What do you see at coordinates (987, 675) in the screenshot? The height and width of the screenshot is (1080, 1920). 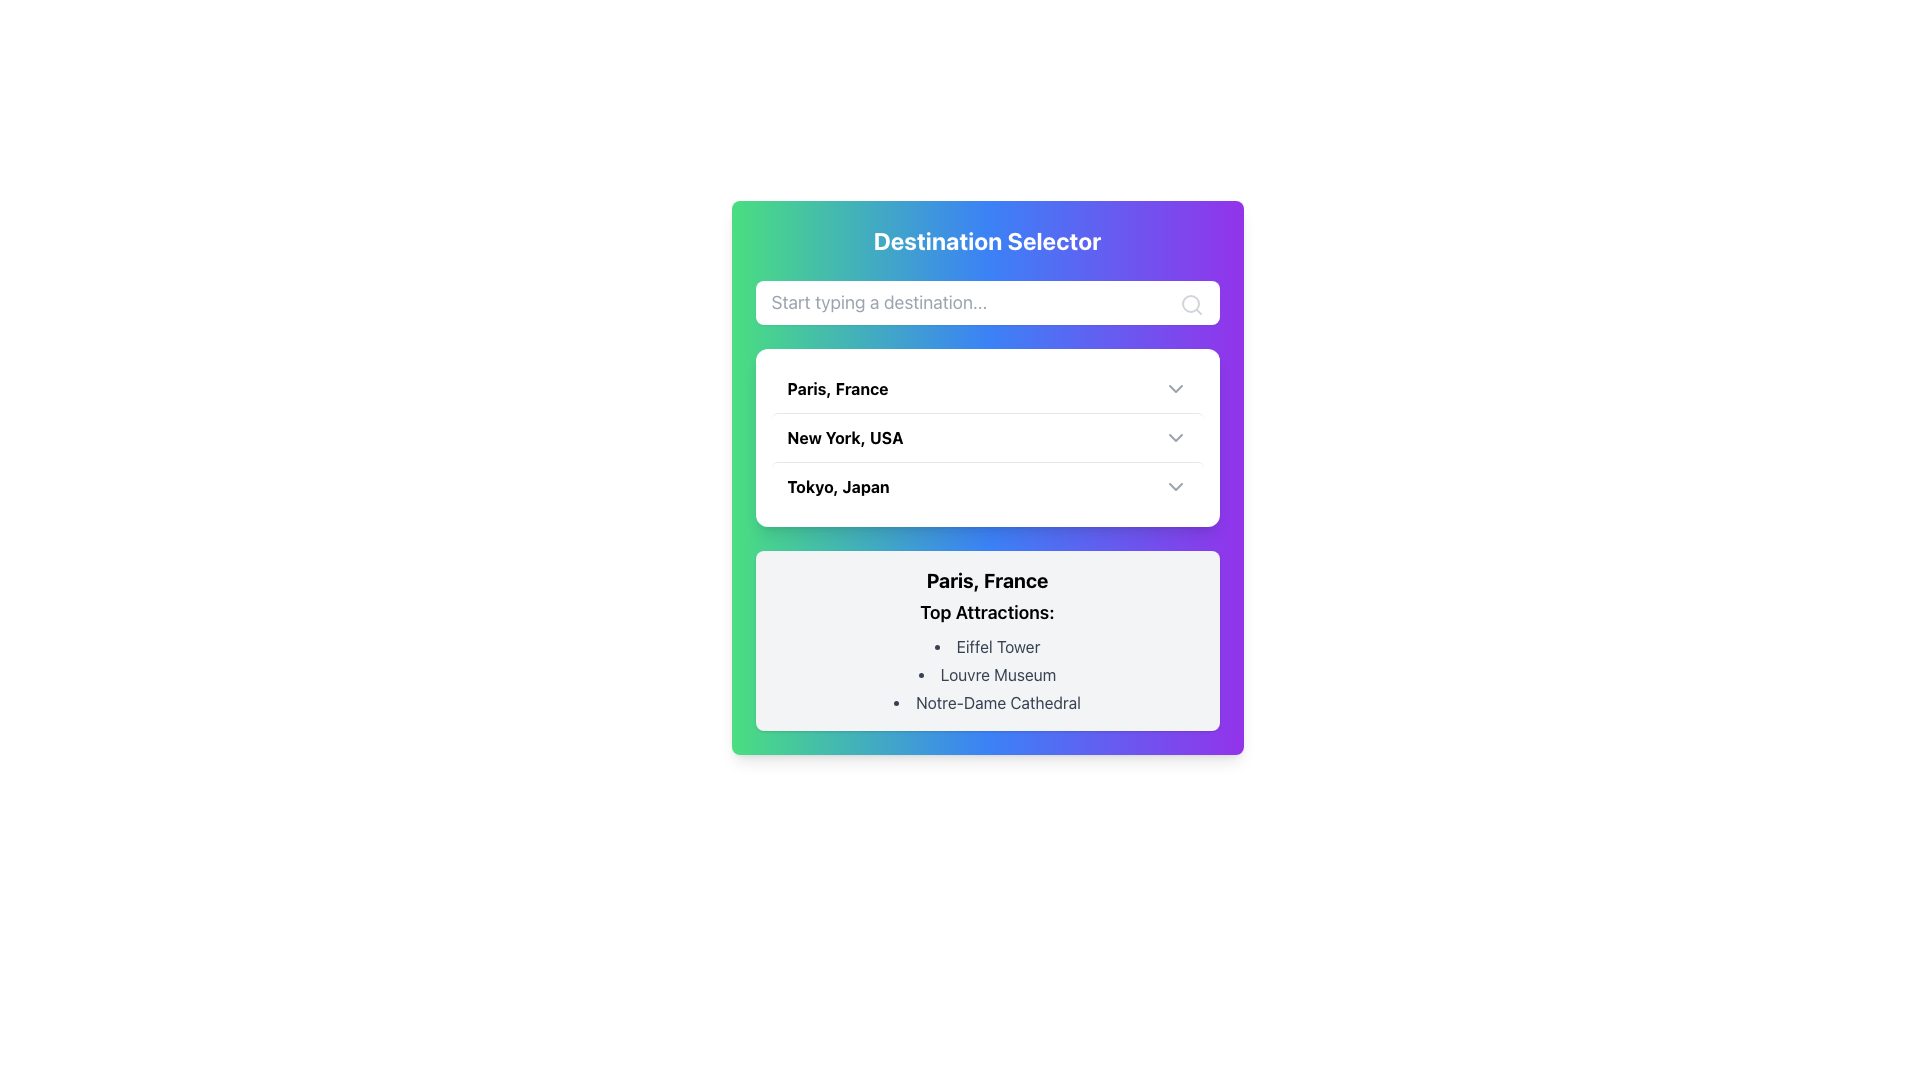 I see `the static text label element displaying 'Louvre Museum' which is the second item in the list of top attractions for Paris, France, positioned between 'Eiffel Tower' and 'Notre-Dame Cathedral'` at bounding box center [987, 675].